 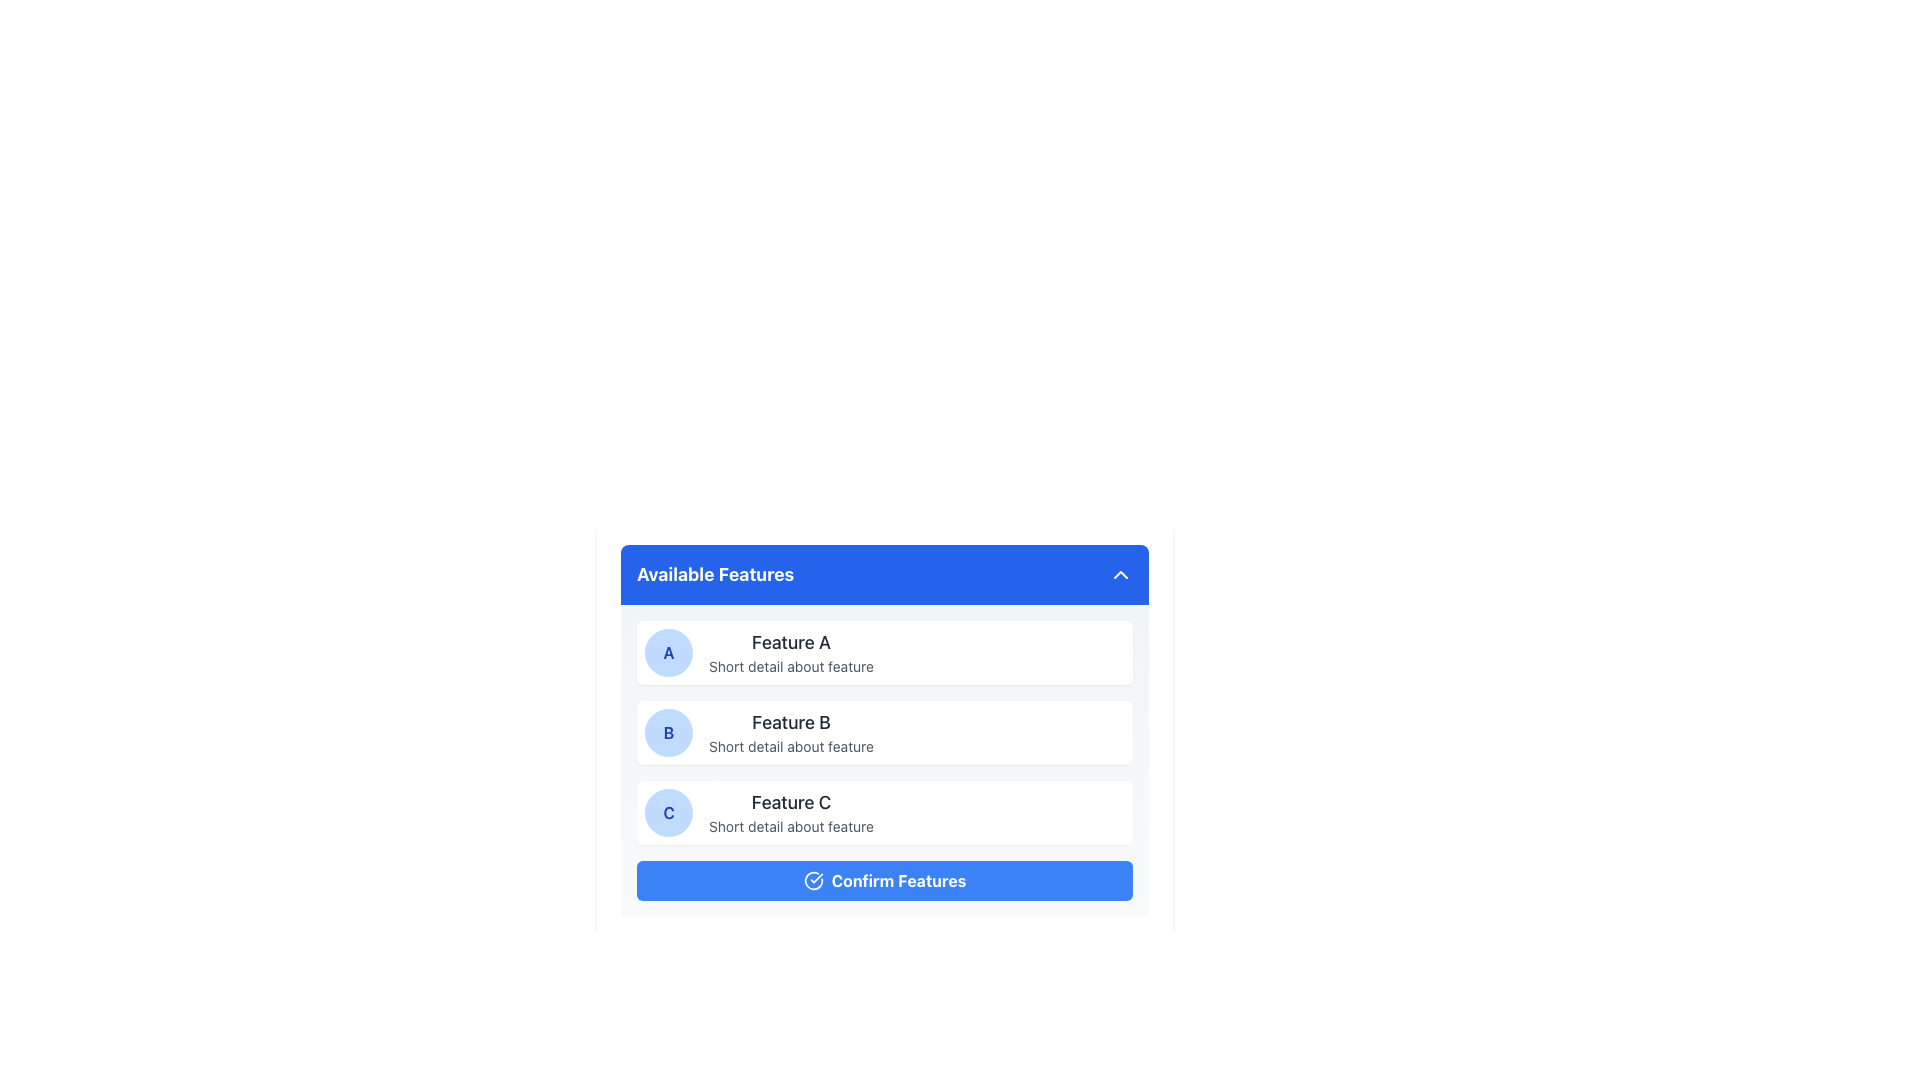 What do you see at coordinates (790, 643) in the screenshot?
I see `the text label reading 'Feature A', which is styled with a medium font size and dark gray color, located near the top center of the feature list interface` at bounding box center [790, 643].